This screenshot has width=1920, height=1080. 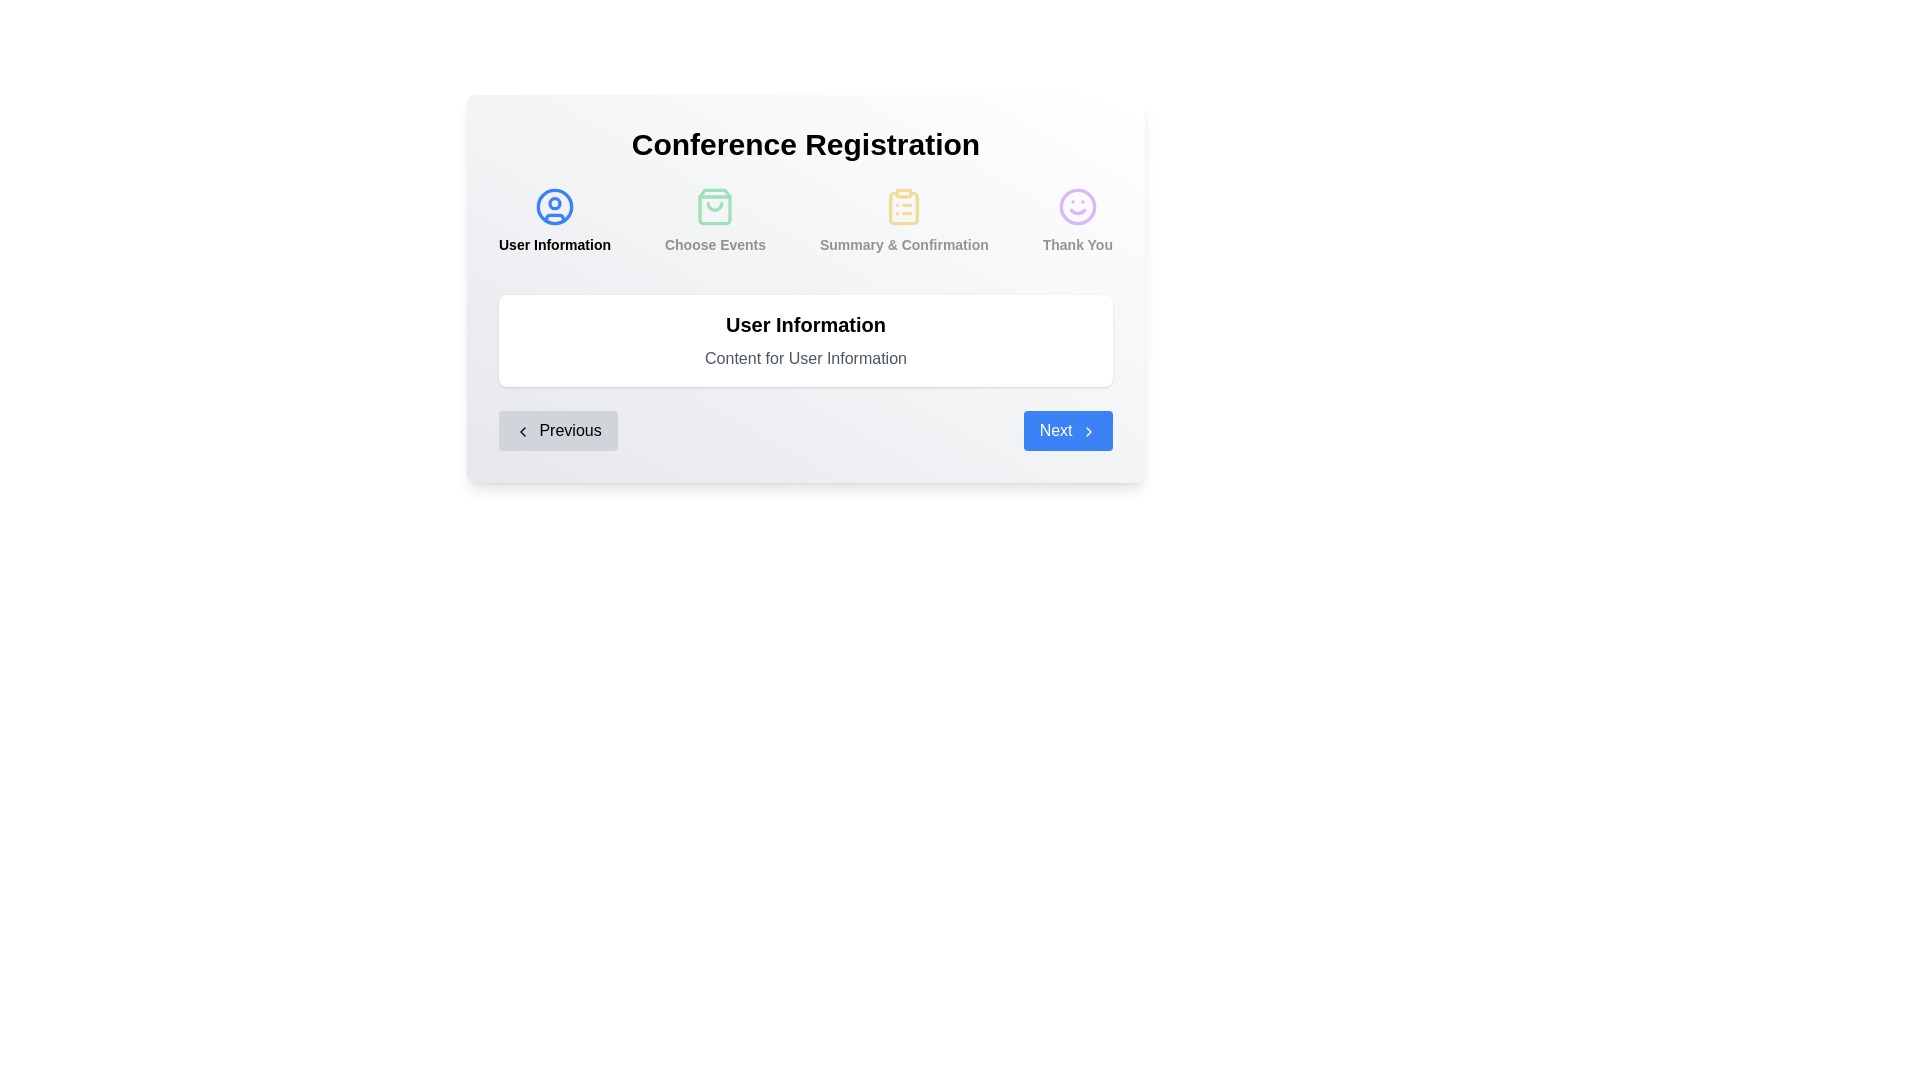 What do you see at coordinates (1076, 207) in the screenshot?
I see `the nose of the smiley face icon in the 'Thank You' navigation header, which is a circular element centrally located within the purple smiley face icon` at bounding box center [1076, 207].